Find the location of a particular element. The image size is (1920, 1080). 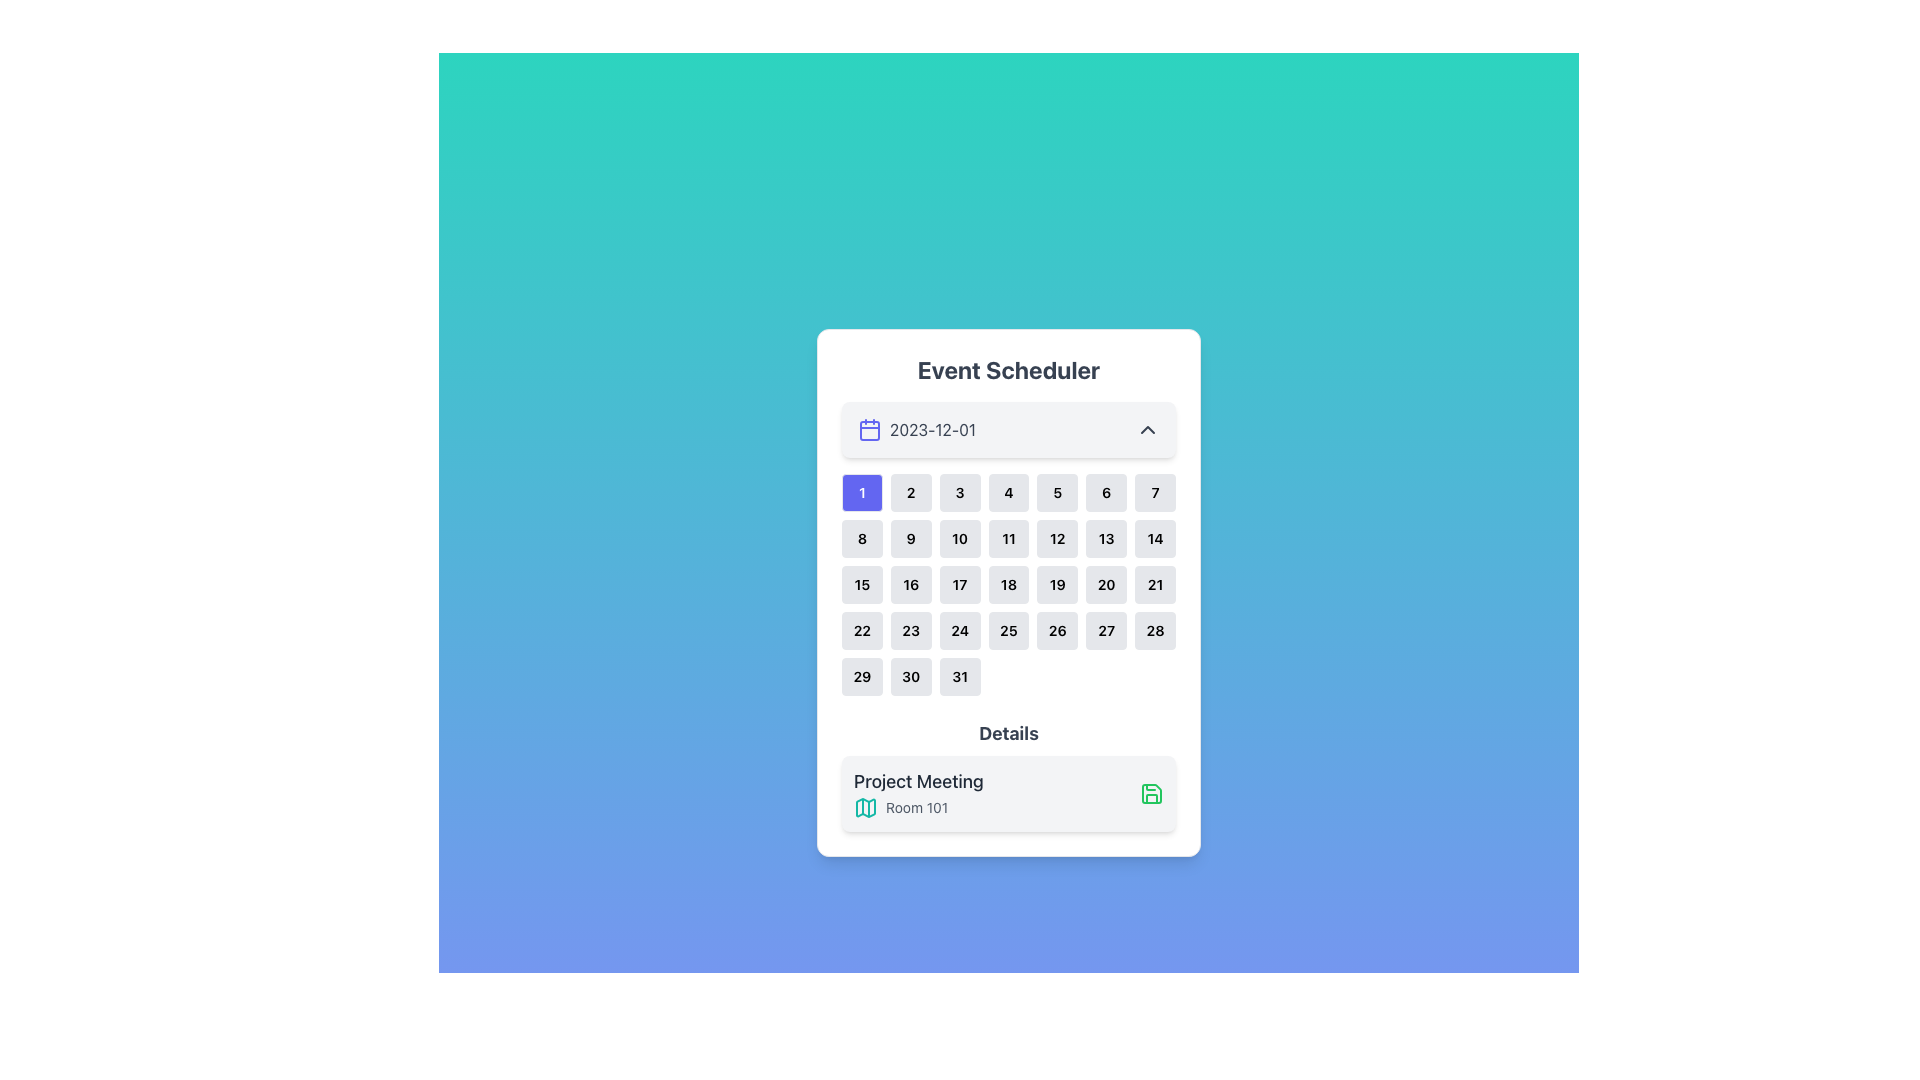

the button labeled '18' which is a rectangular button with rounded corners located in the calendar UI, positioned in the third row and fourth column is located at coordinates (1008, 585).